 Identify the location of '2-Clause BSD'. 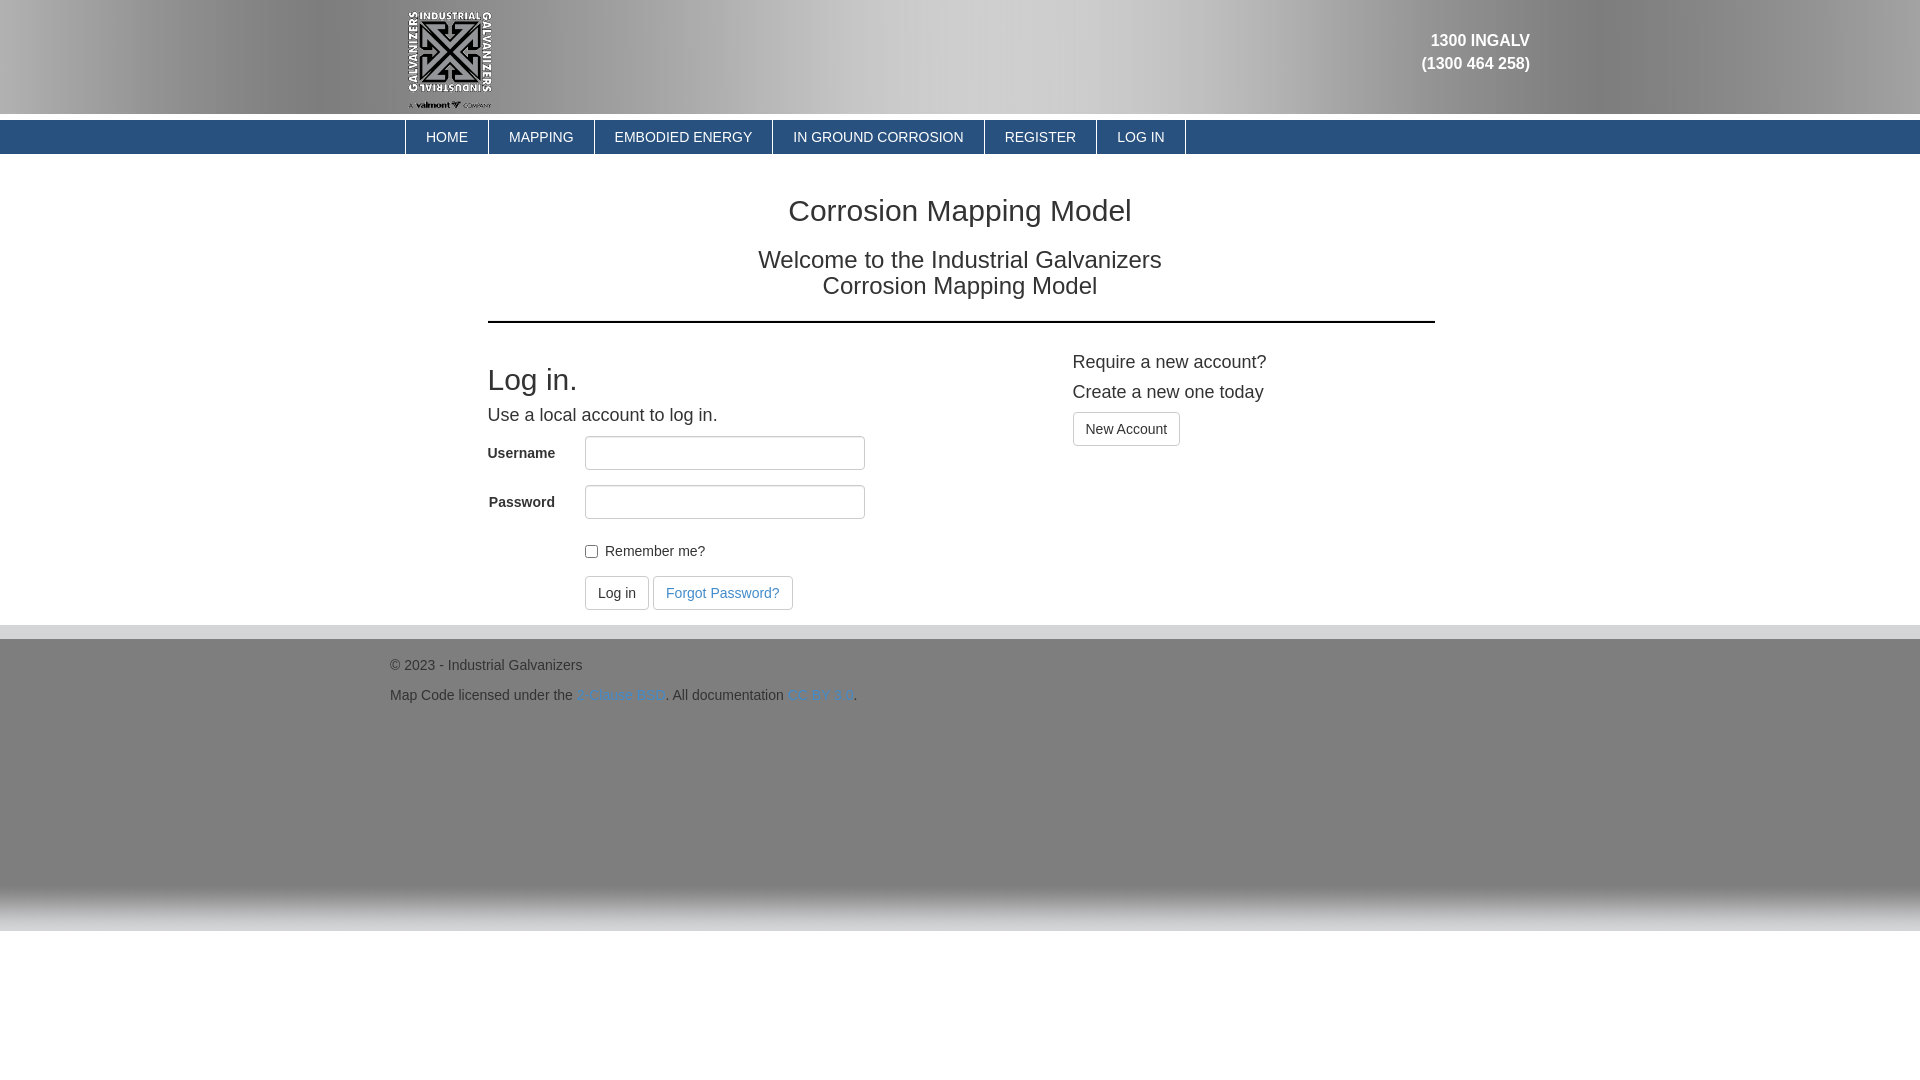
(620, 693).